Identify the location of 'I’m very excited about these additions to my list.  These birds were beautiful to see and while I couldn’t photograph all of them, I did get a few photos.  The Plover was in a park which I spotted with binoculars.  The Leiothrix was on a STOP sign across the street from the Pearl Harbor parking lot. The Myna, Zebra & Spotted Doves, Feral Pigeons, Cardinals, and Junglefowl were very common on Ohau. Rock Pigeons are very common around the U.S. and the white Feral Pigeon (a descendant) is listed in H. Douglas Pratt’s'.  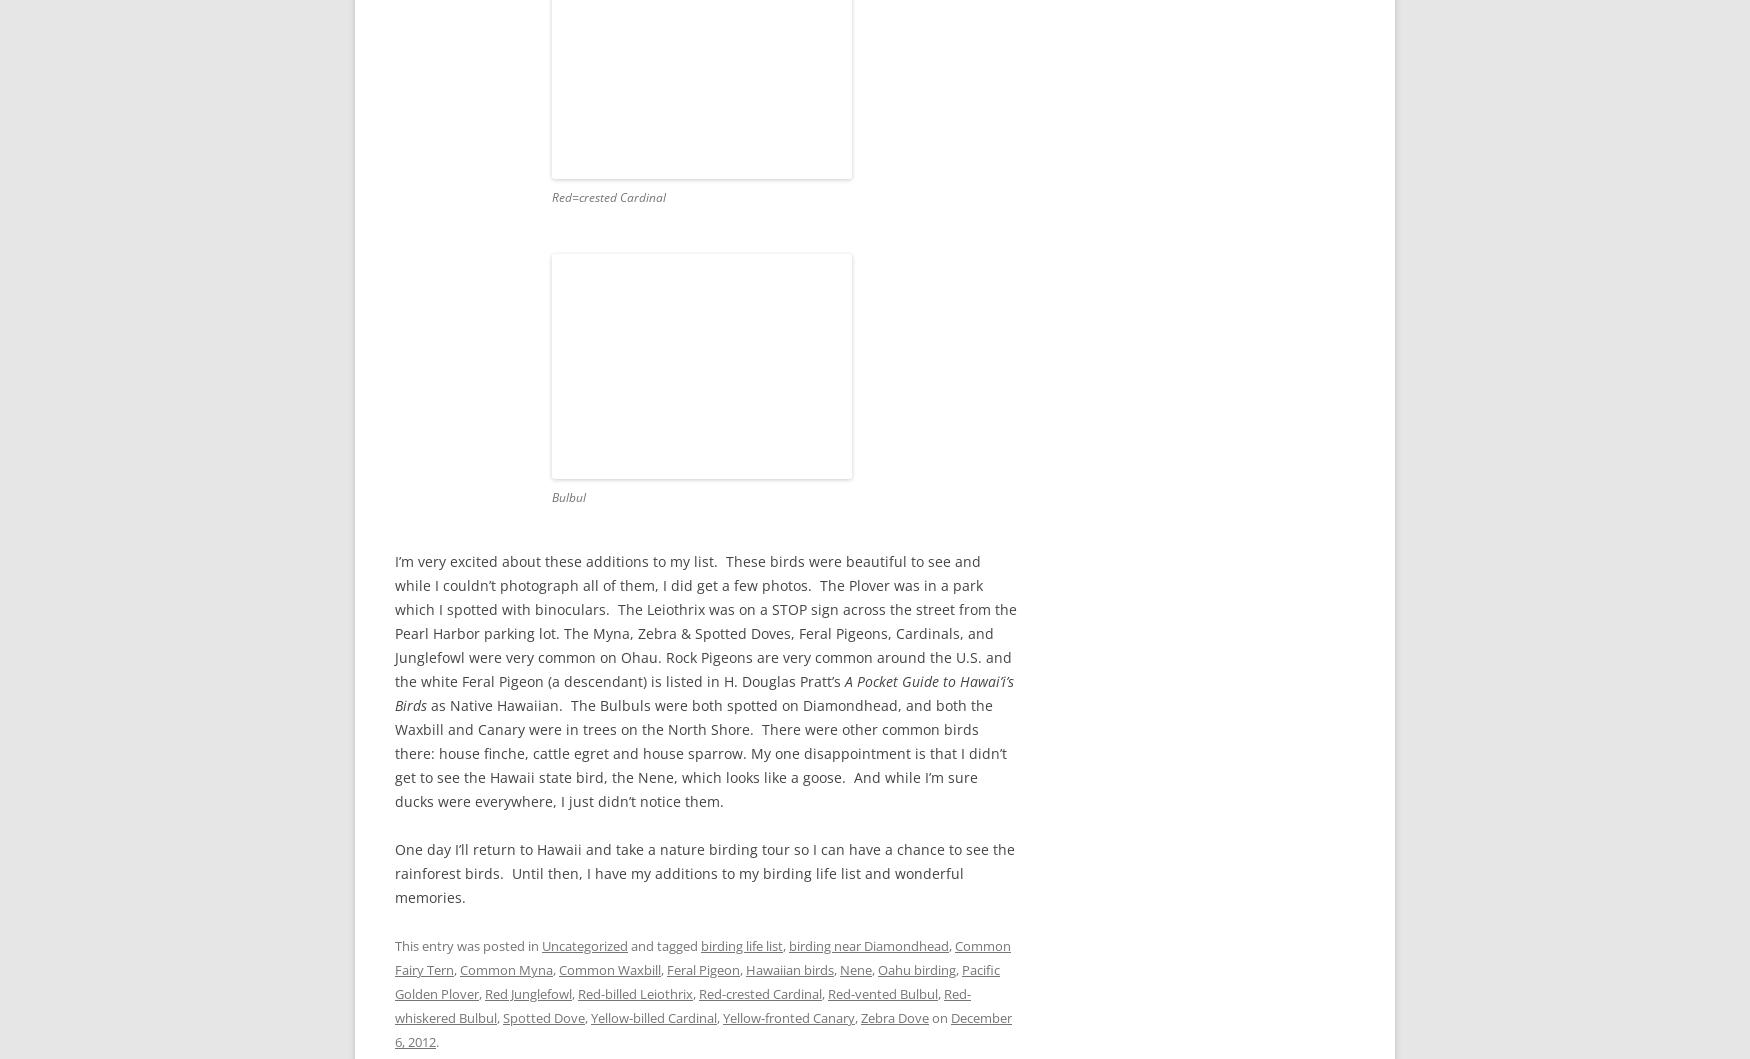
(705, 620).